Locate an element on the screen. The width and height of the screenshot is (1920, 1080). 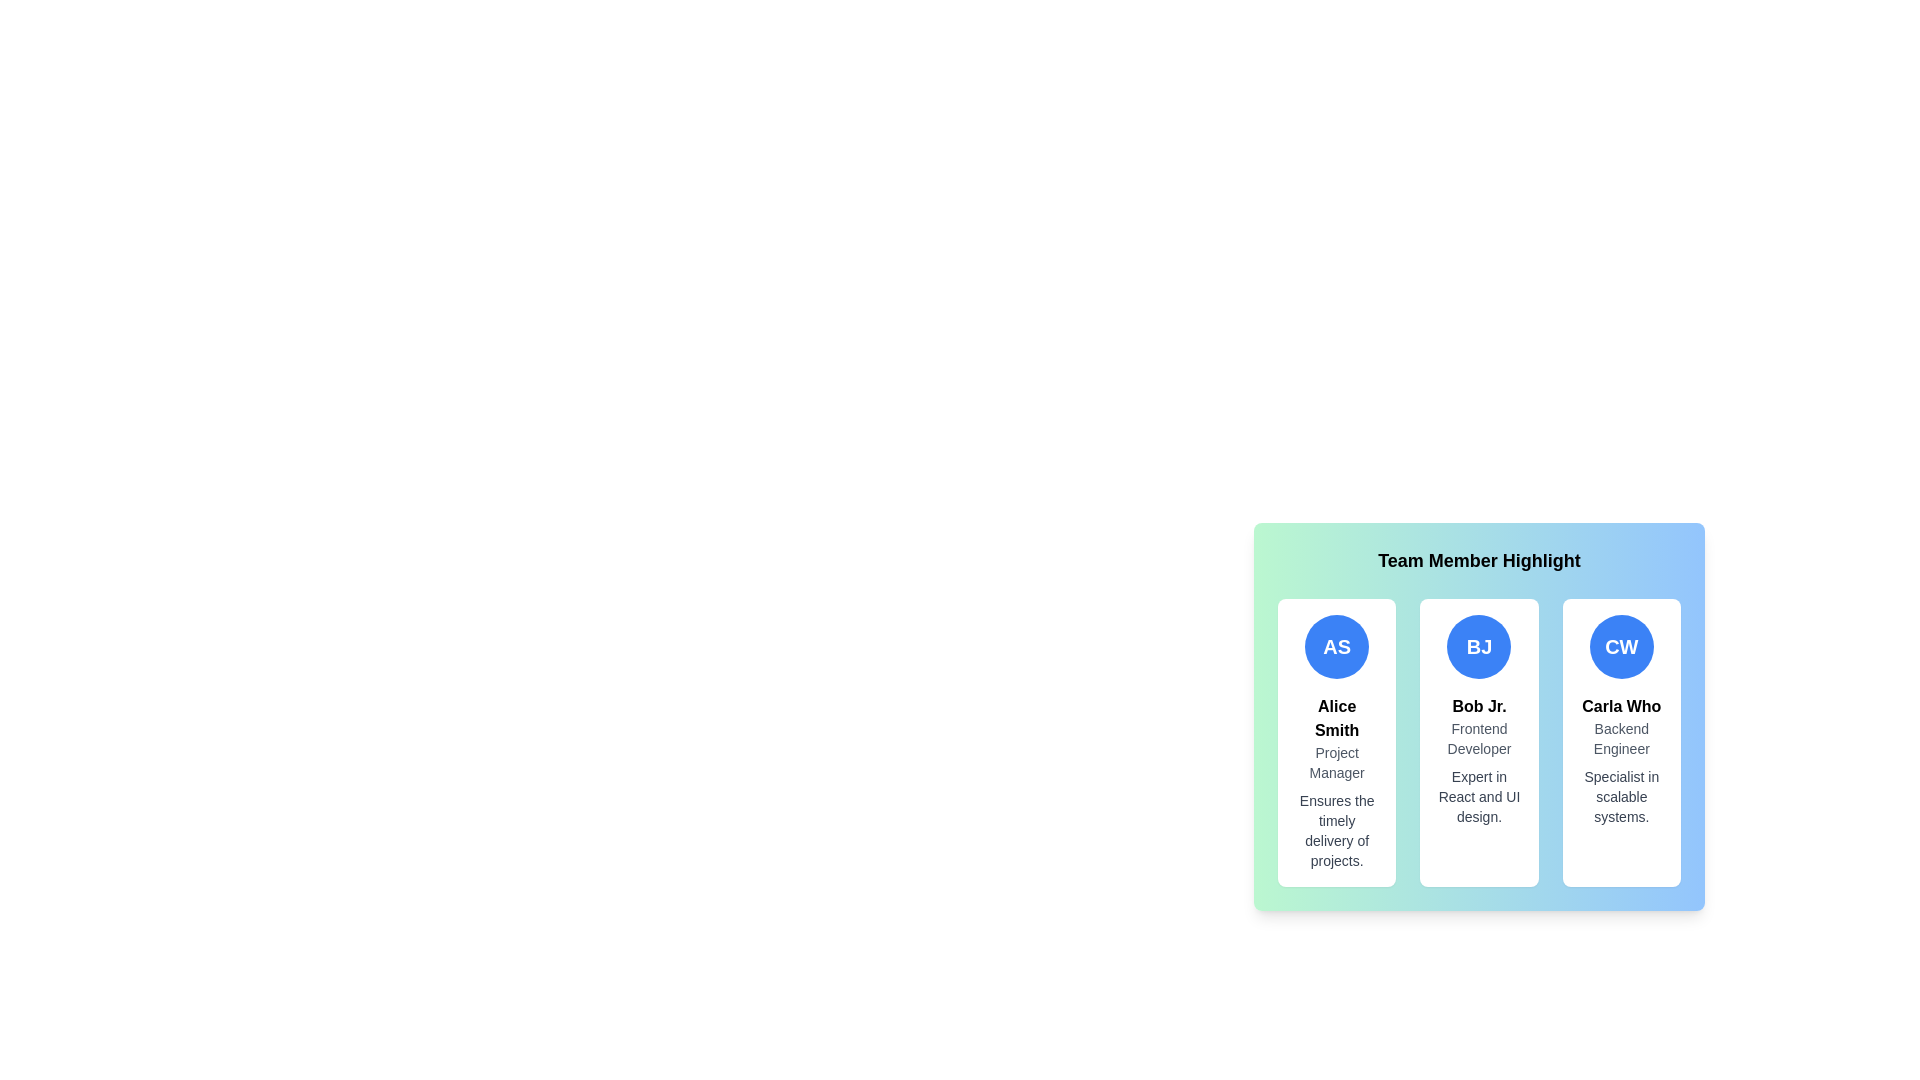
the text label displaying the name of the person in the profile card, located below the circular badge labeled 'AS' and above the text 'Project Manager' is located at coordinates (1337, 717).